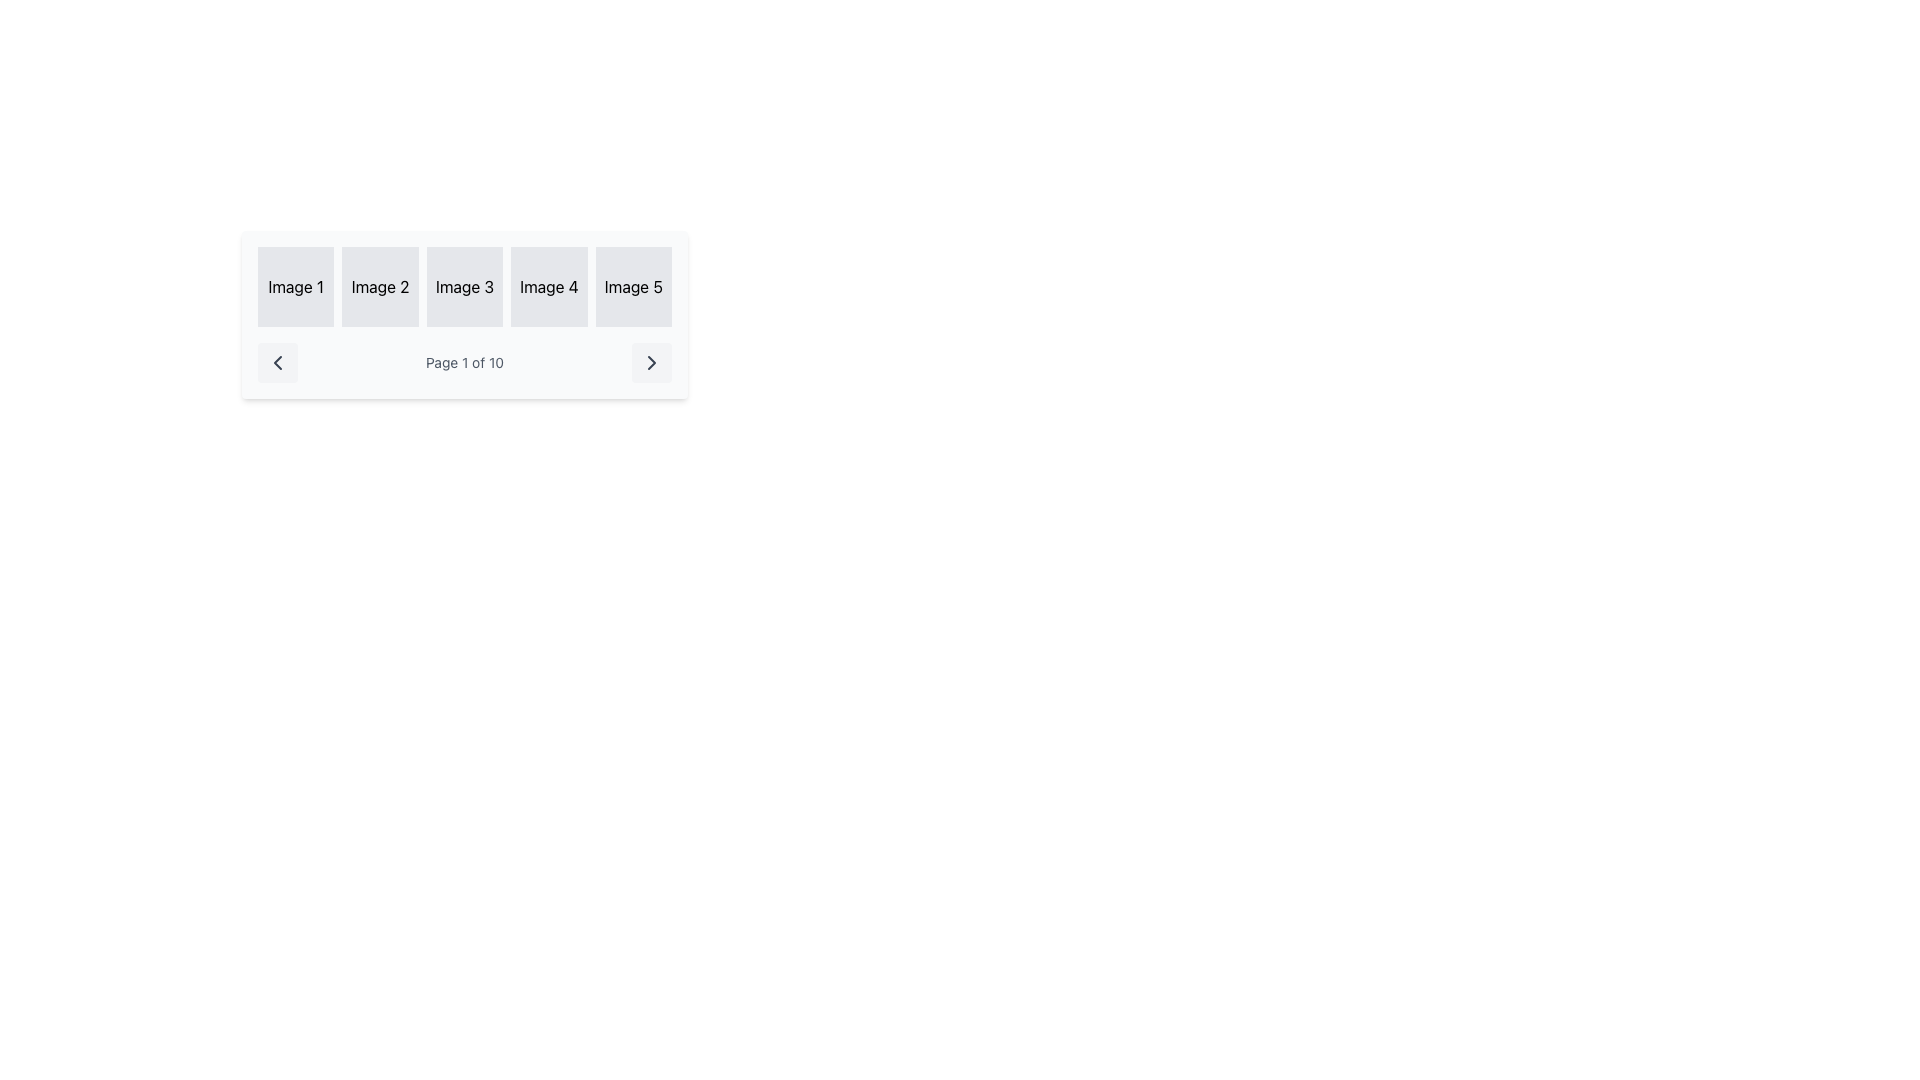 This screenshot has width=1920, height=1080. What do you see at coordinates (464, 362) in the screenshot?
I see `the text displaying the current page number and total page count, which is centered horizontally between navigation areas in a paginated interface` at bounding box center [464, 362].